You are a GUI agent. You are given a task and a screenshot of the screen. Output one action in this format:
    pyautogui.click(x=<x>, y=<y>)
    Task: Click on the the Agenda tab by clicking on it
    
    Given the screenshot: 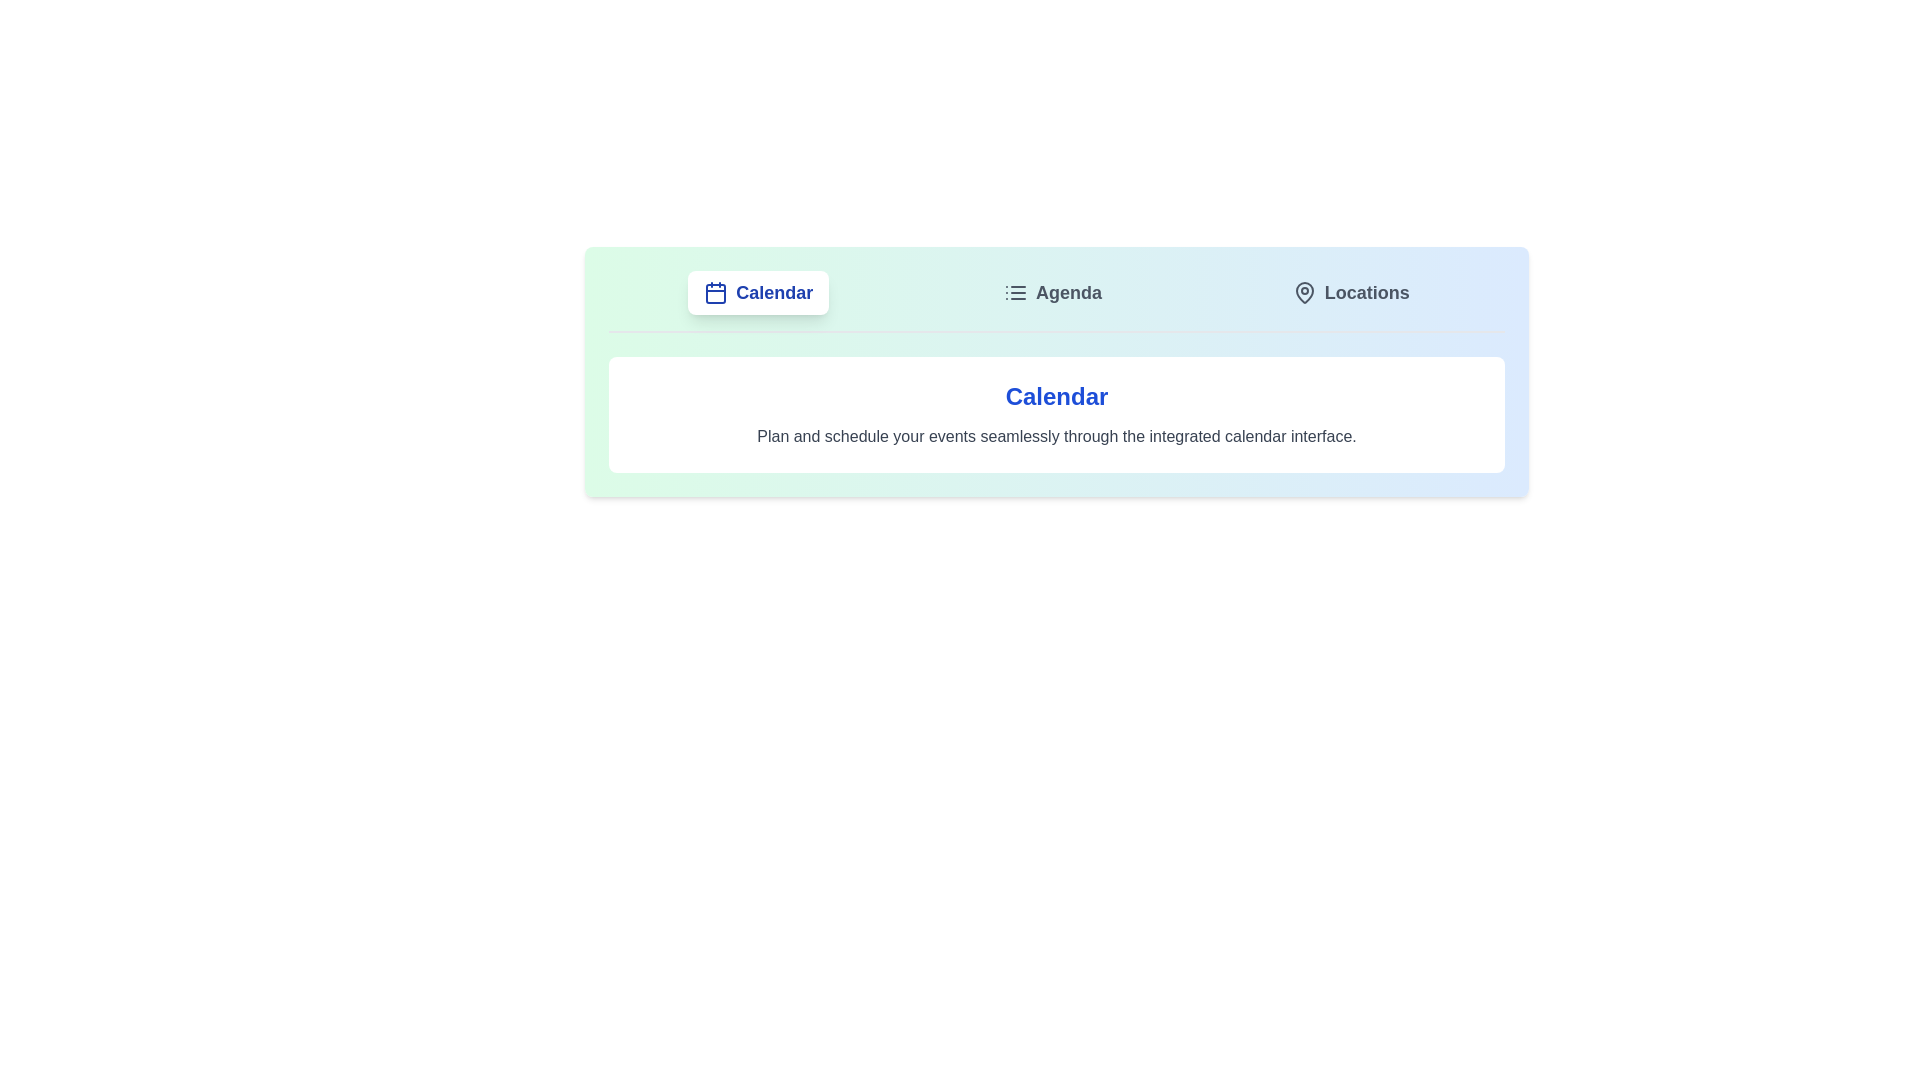 What is the action you would take?
    pyautogui.click(x=1050, y=293)
    